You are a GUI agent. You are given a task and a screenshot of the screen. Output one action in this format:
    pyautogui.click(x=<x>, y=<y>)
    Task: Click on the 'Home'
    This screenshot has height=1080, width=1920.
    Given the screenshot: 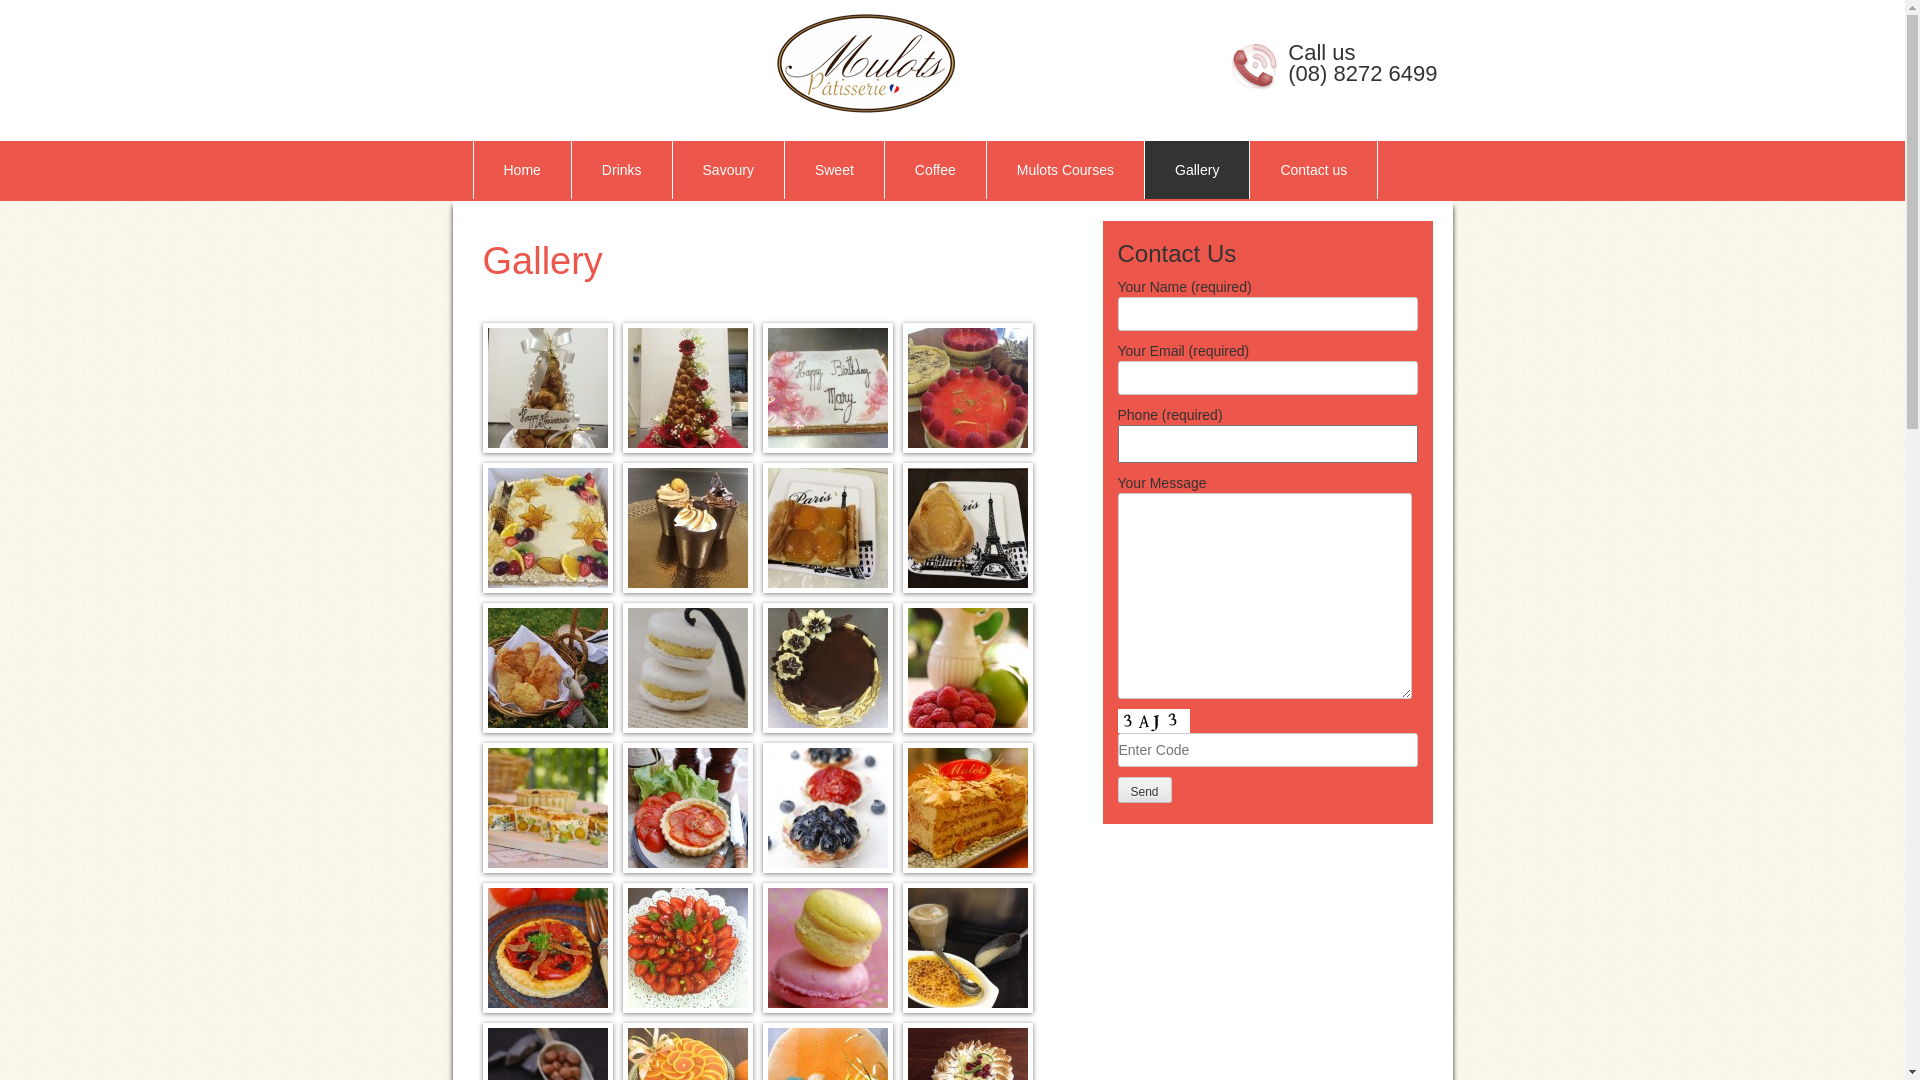 What is the action you would take?
    pyautogui.click(x=522, y=168)
    